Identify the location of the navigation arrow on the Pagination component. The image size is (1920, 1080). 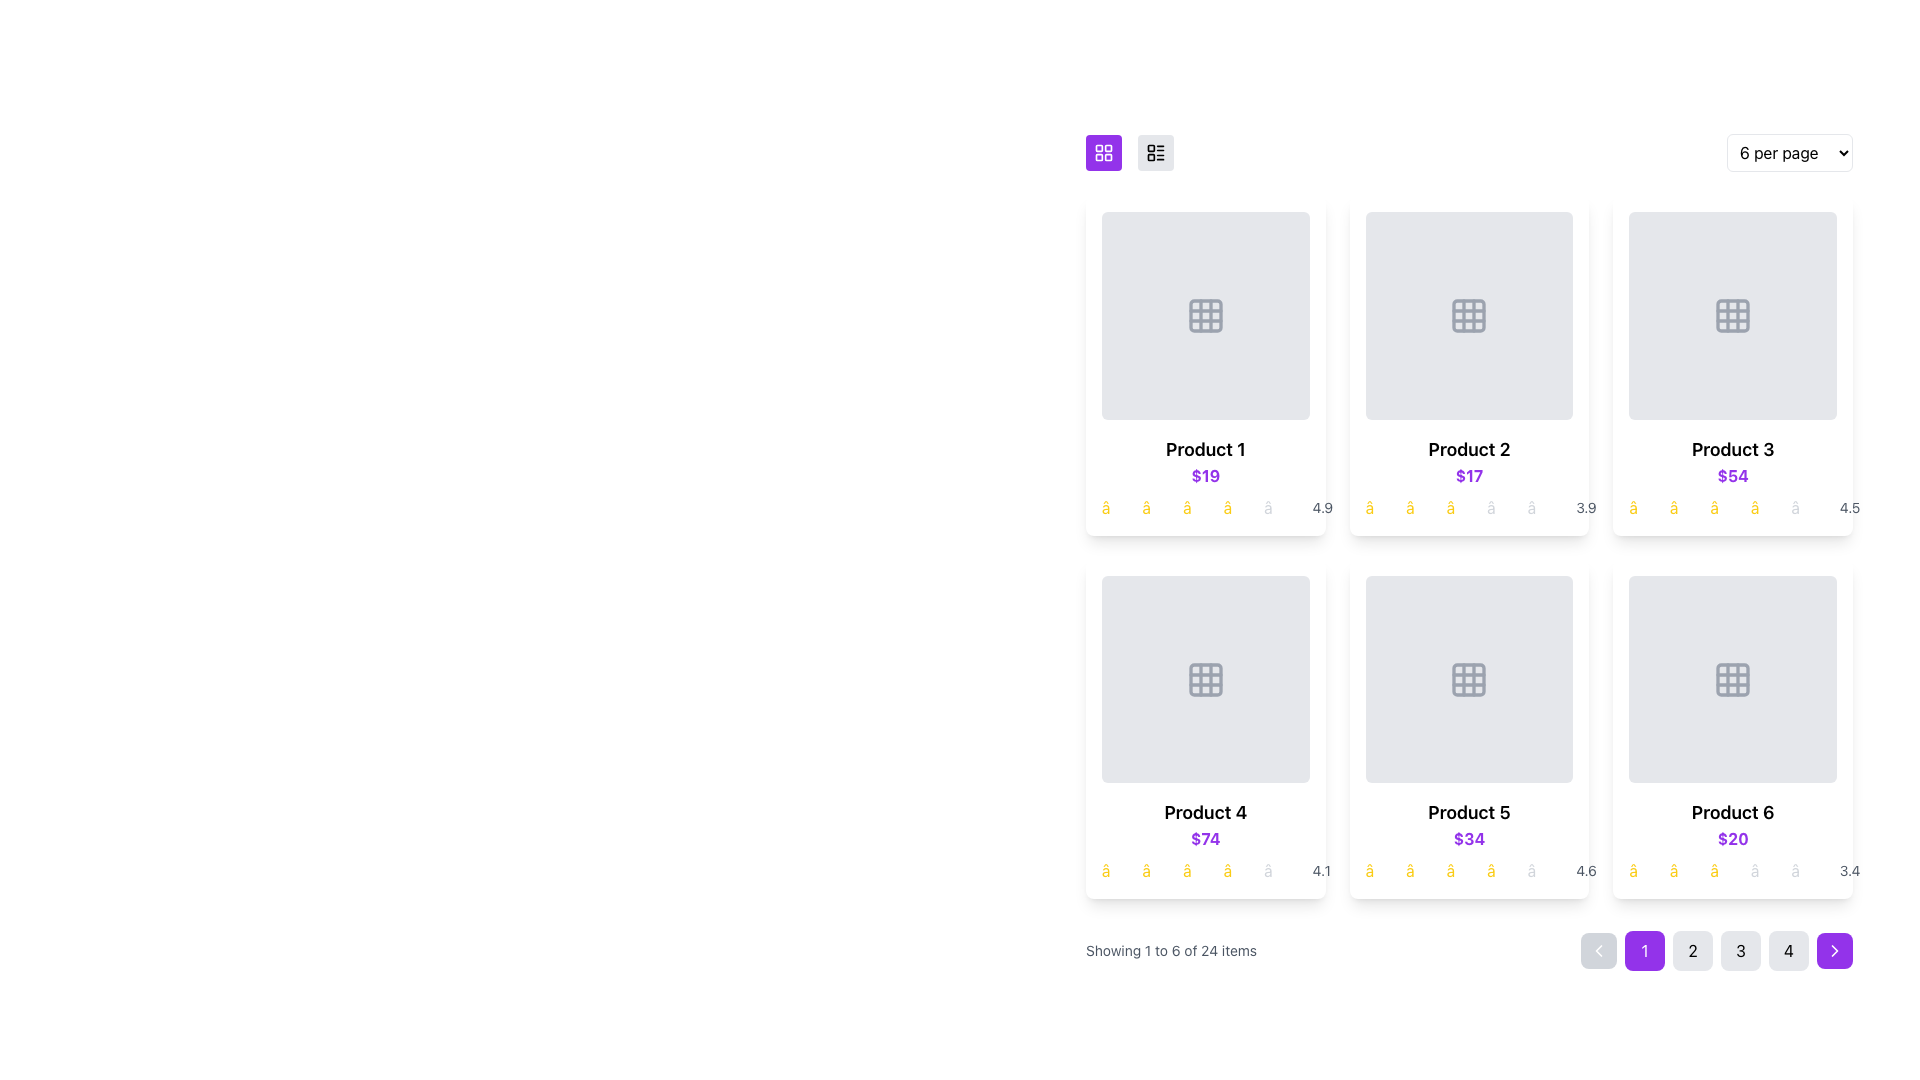
(1469, 950).